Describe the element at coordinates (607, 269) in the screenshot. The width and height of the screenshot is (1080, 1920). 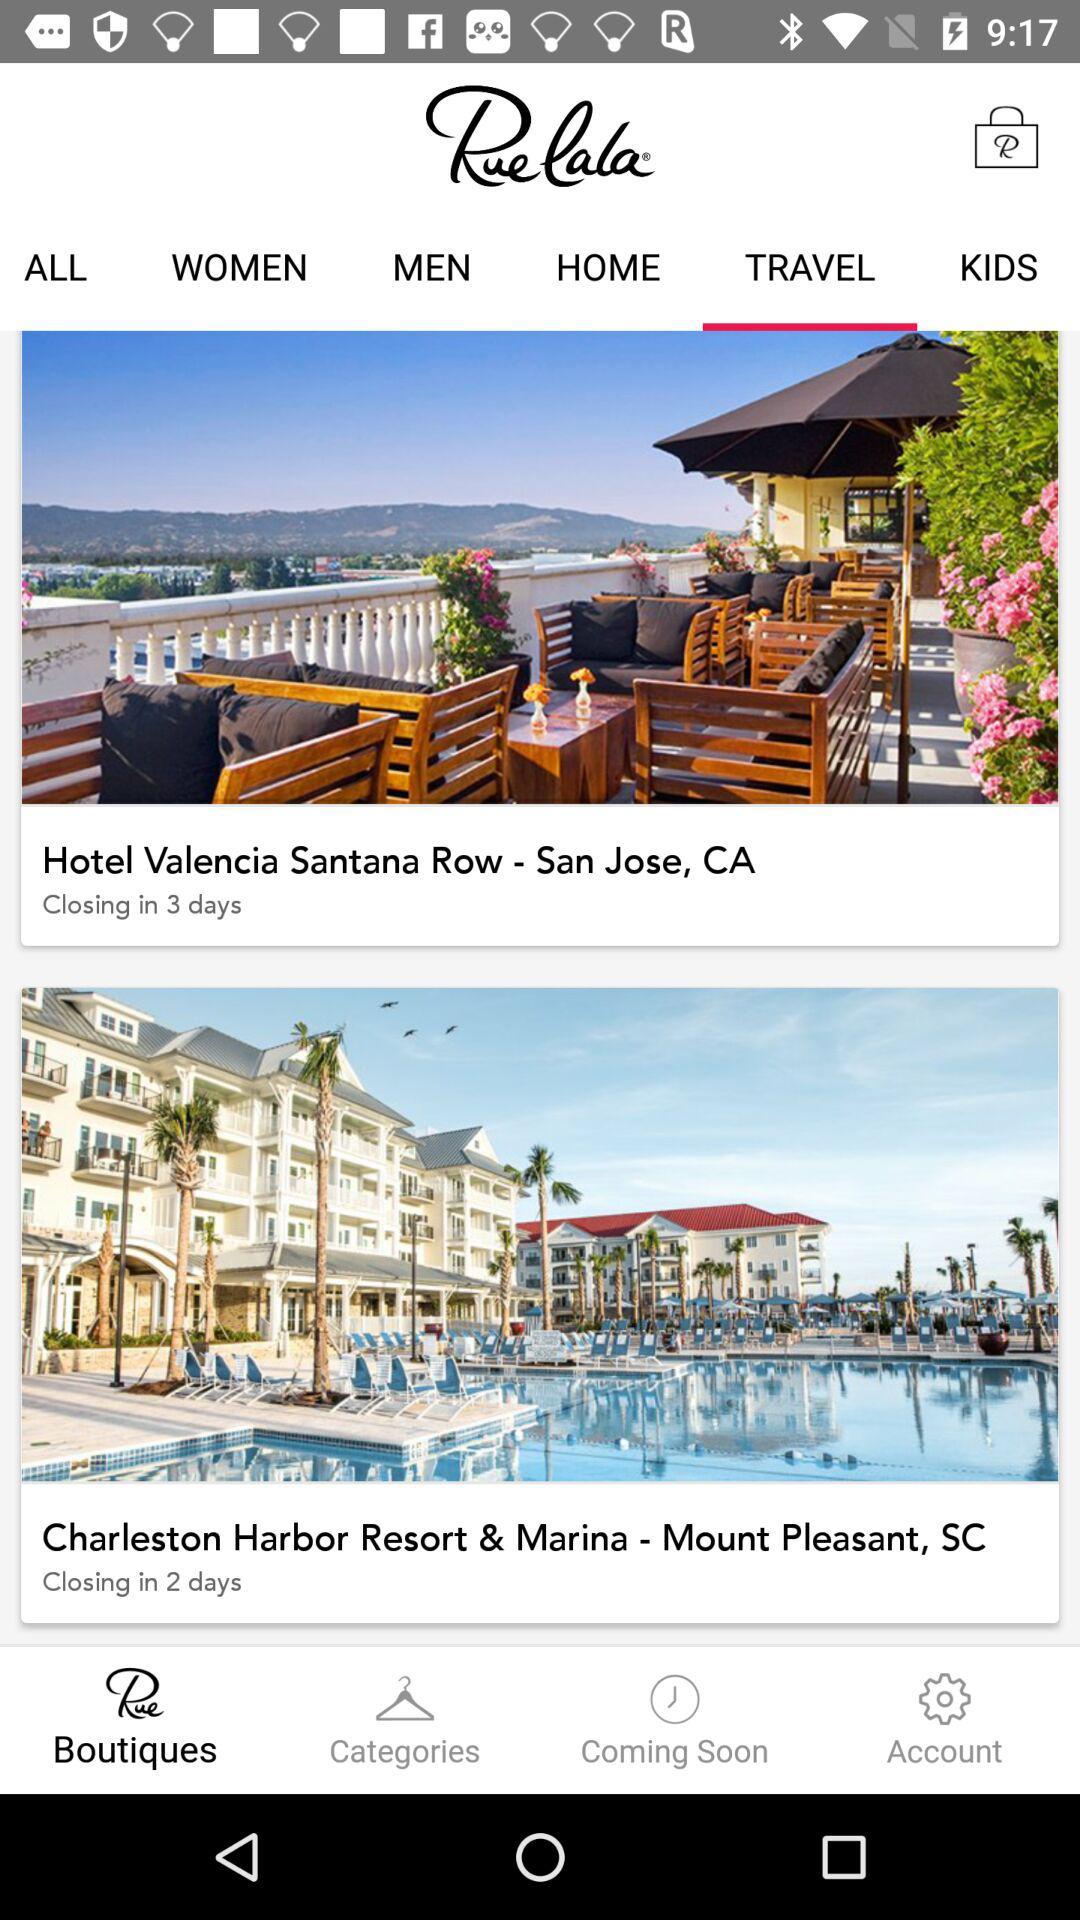
I see `icon to the left of travel` at that location.